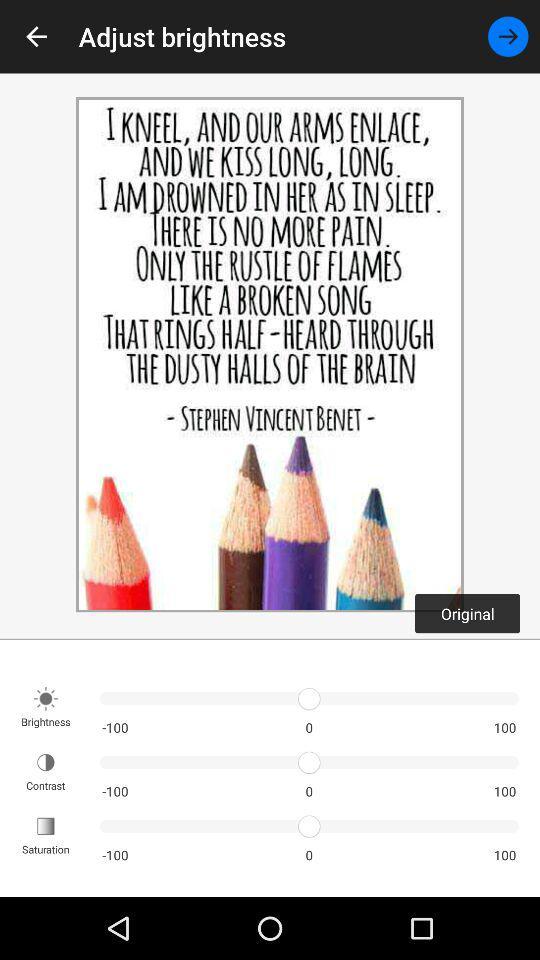 This screenshot has width=540, height=960. Describe the element at coordinates (508, 35) in the screenshot. I see `the item next to the adjust brightness icon` at that location.